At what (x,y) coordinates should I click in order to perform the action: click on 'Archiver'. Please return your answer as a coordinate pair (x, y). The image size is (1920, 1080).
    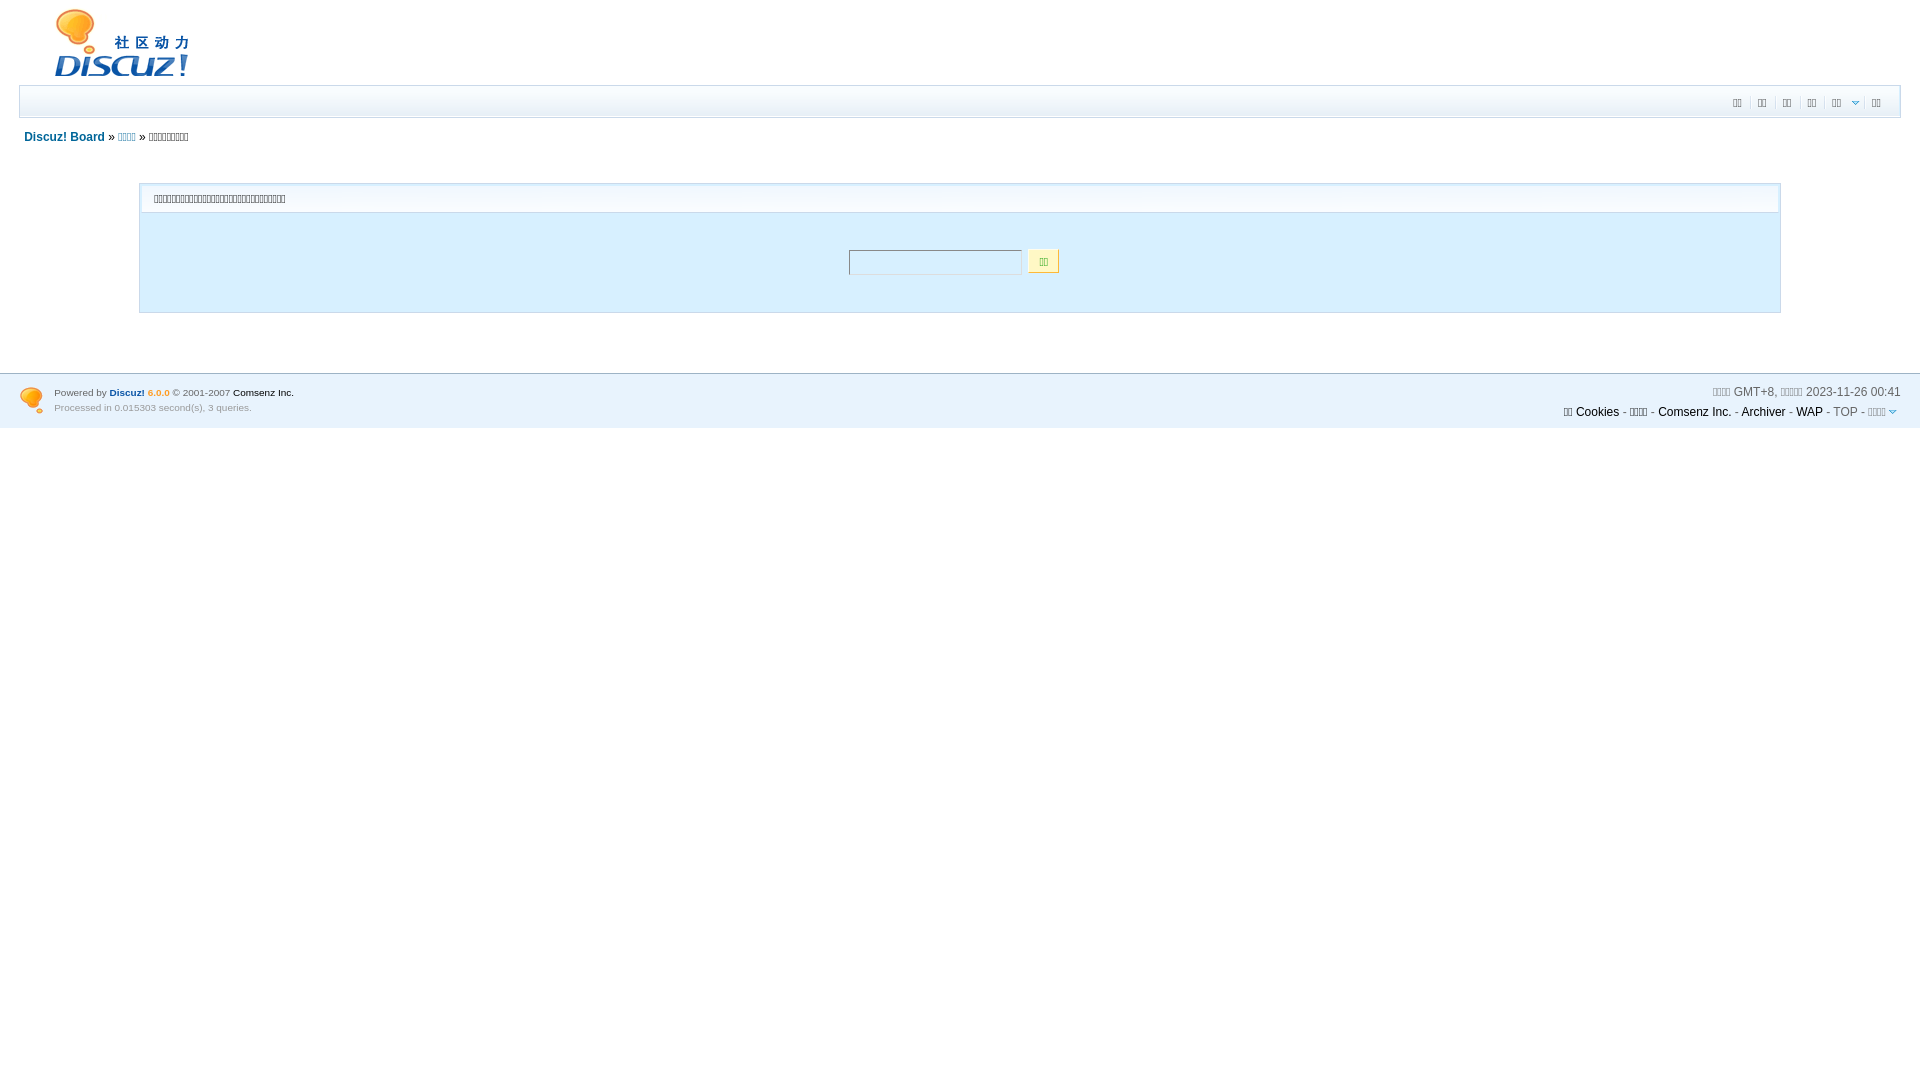
    Looking at the image, I should click on (1763, 411).